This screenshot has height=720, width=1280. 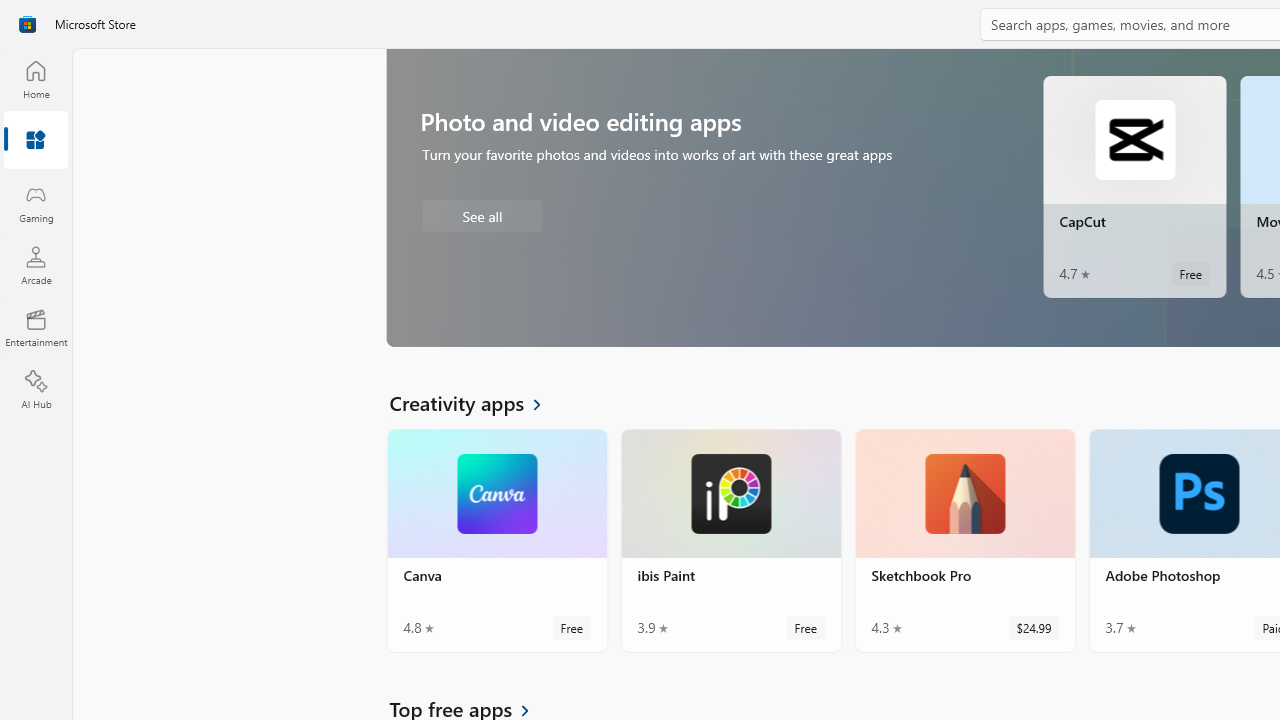 What do you see at coordinates (729, 549) in the screenshot?
I see `'ibis Paint. Average rating of 3.9 out of five stars. Free  '` at bounding box center [729, 549].